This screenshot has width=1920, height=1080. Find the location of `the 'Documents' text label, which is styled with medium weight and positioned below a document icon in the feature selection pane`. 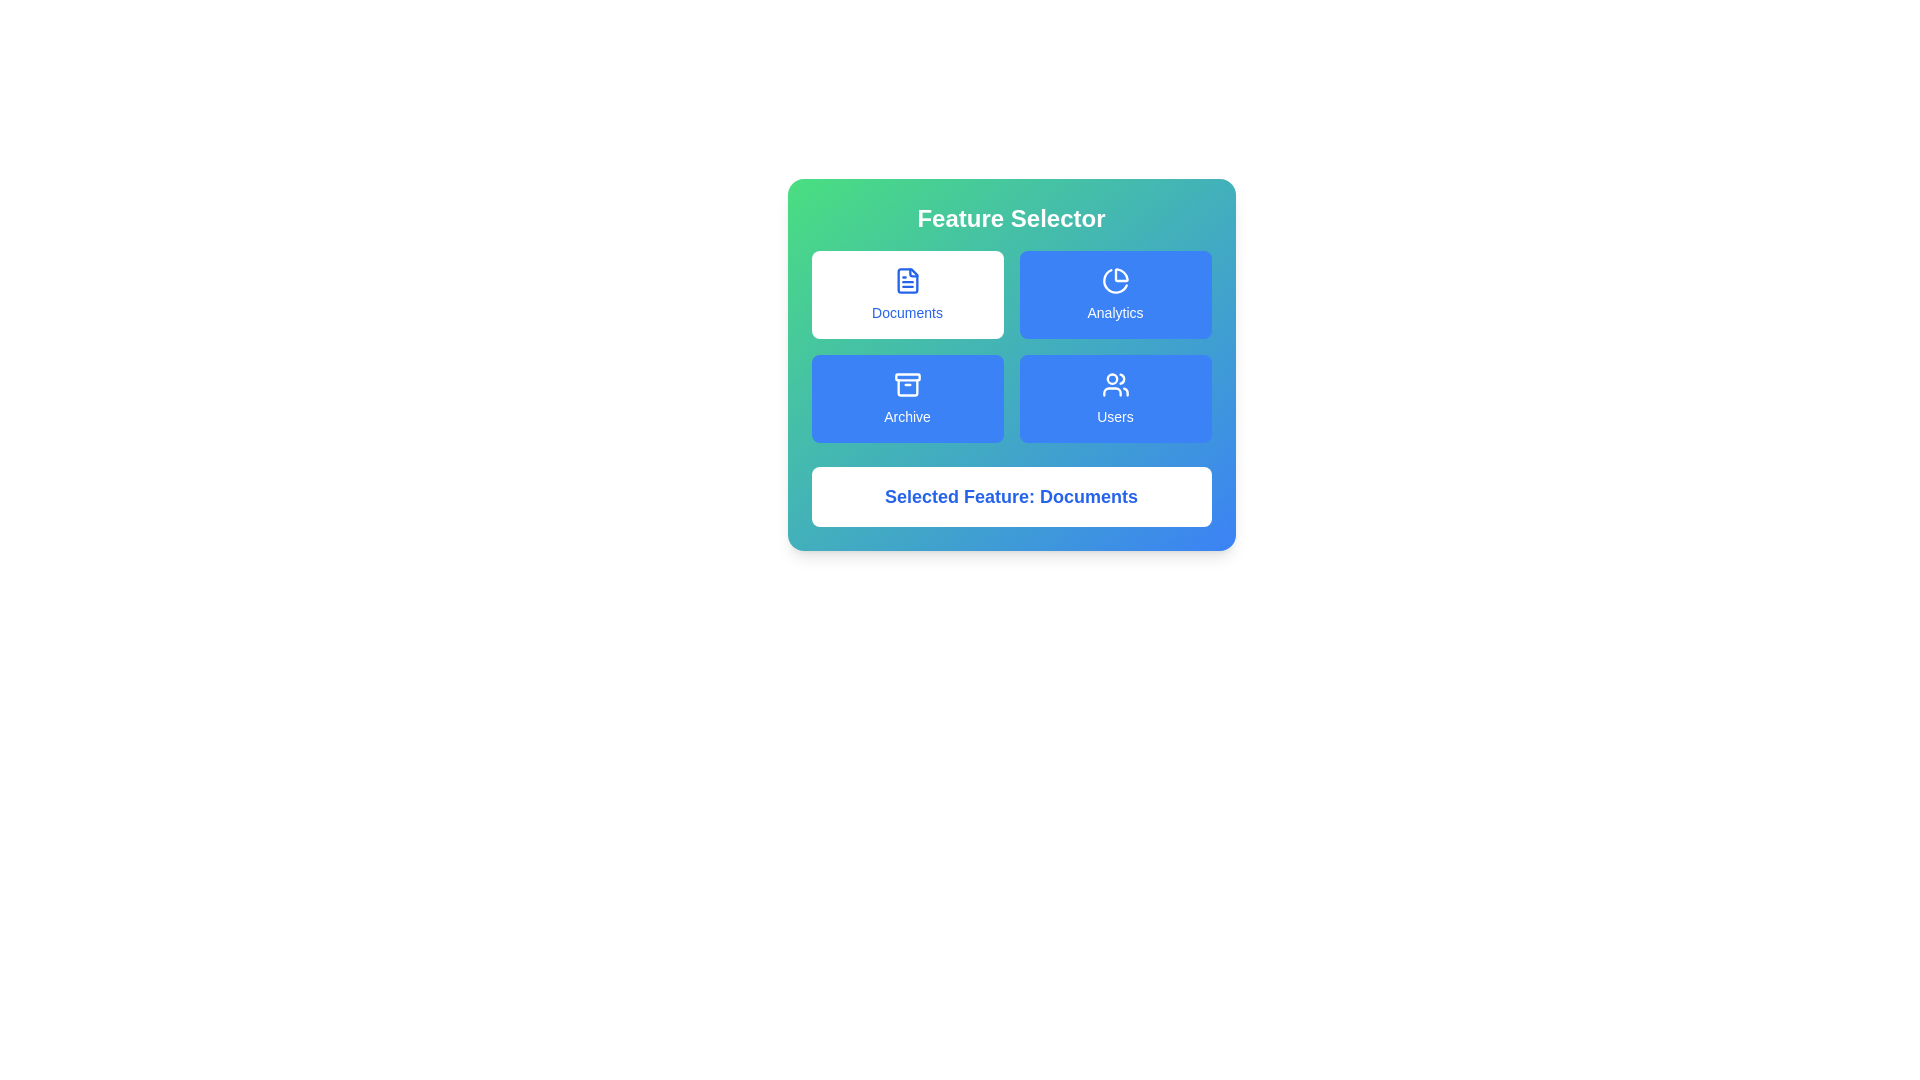

the 'Documents' text label, which is styled with medium weight and positioned below a document icon in the feature selection pane is located at coordinates (906, 312).